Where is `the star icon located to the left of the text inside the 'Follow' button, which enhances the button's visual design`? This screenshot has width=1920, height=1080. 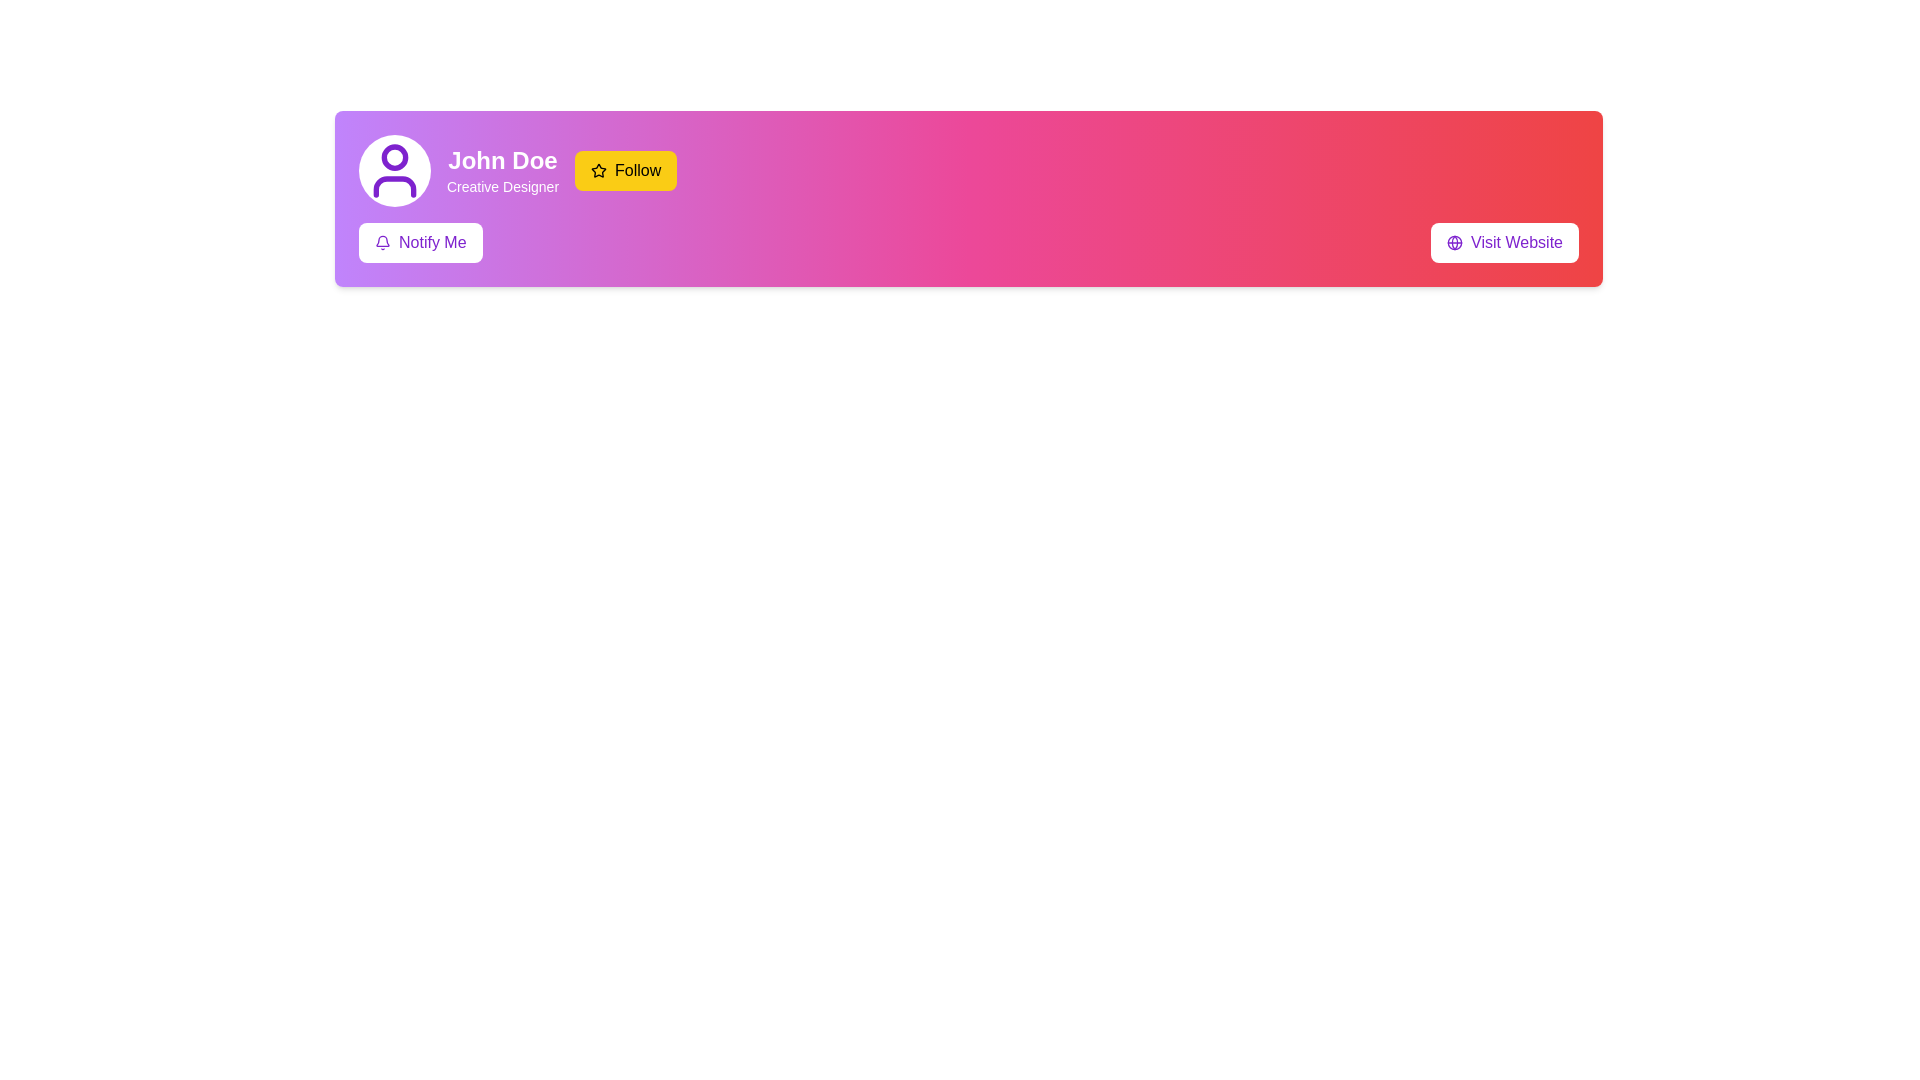 the star icon located to the left of the text inside the 'Follow' button, which enhances the button's visual design is located at coordinates (598, 169).